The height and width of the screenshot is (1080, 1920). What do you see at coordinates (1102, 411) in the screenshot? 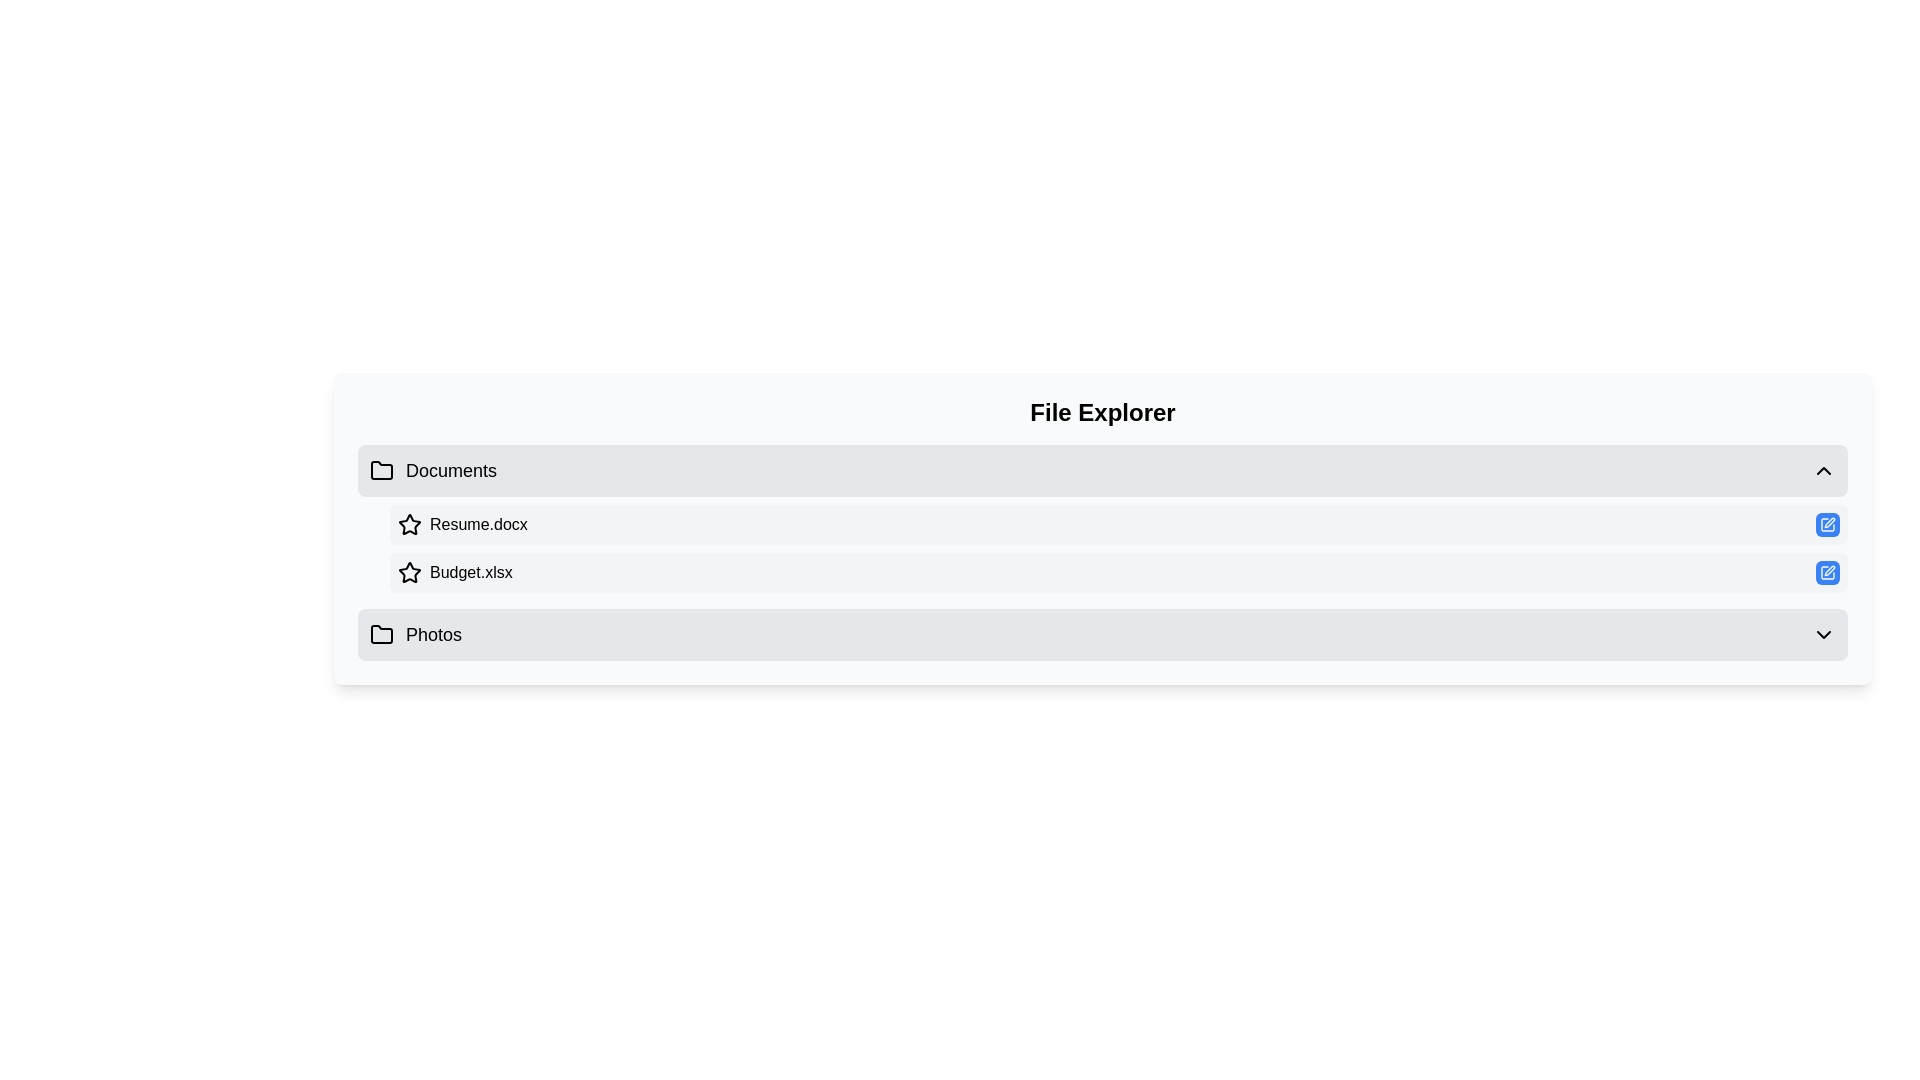
I see `the Text Label that serves as the title or header for the file explorer interface` at bounding box center [1102, 411].